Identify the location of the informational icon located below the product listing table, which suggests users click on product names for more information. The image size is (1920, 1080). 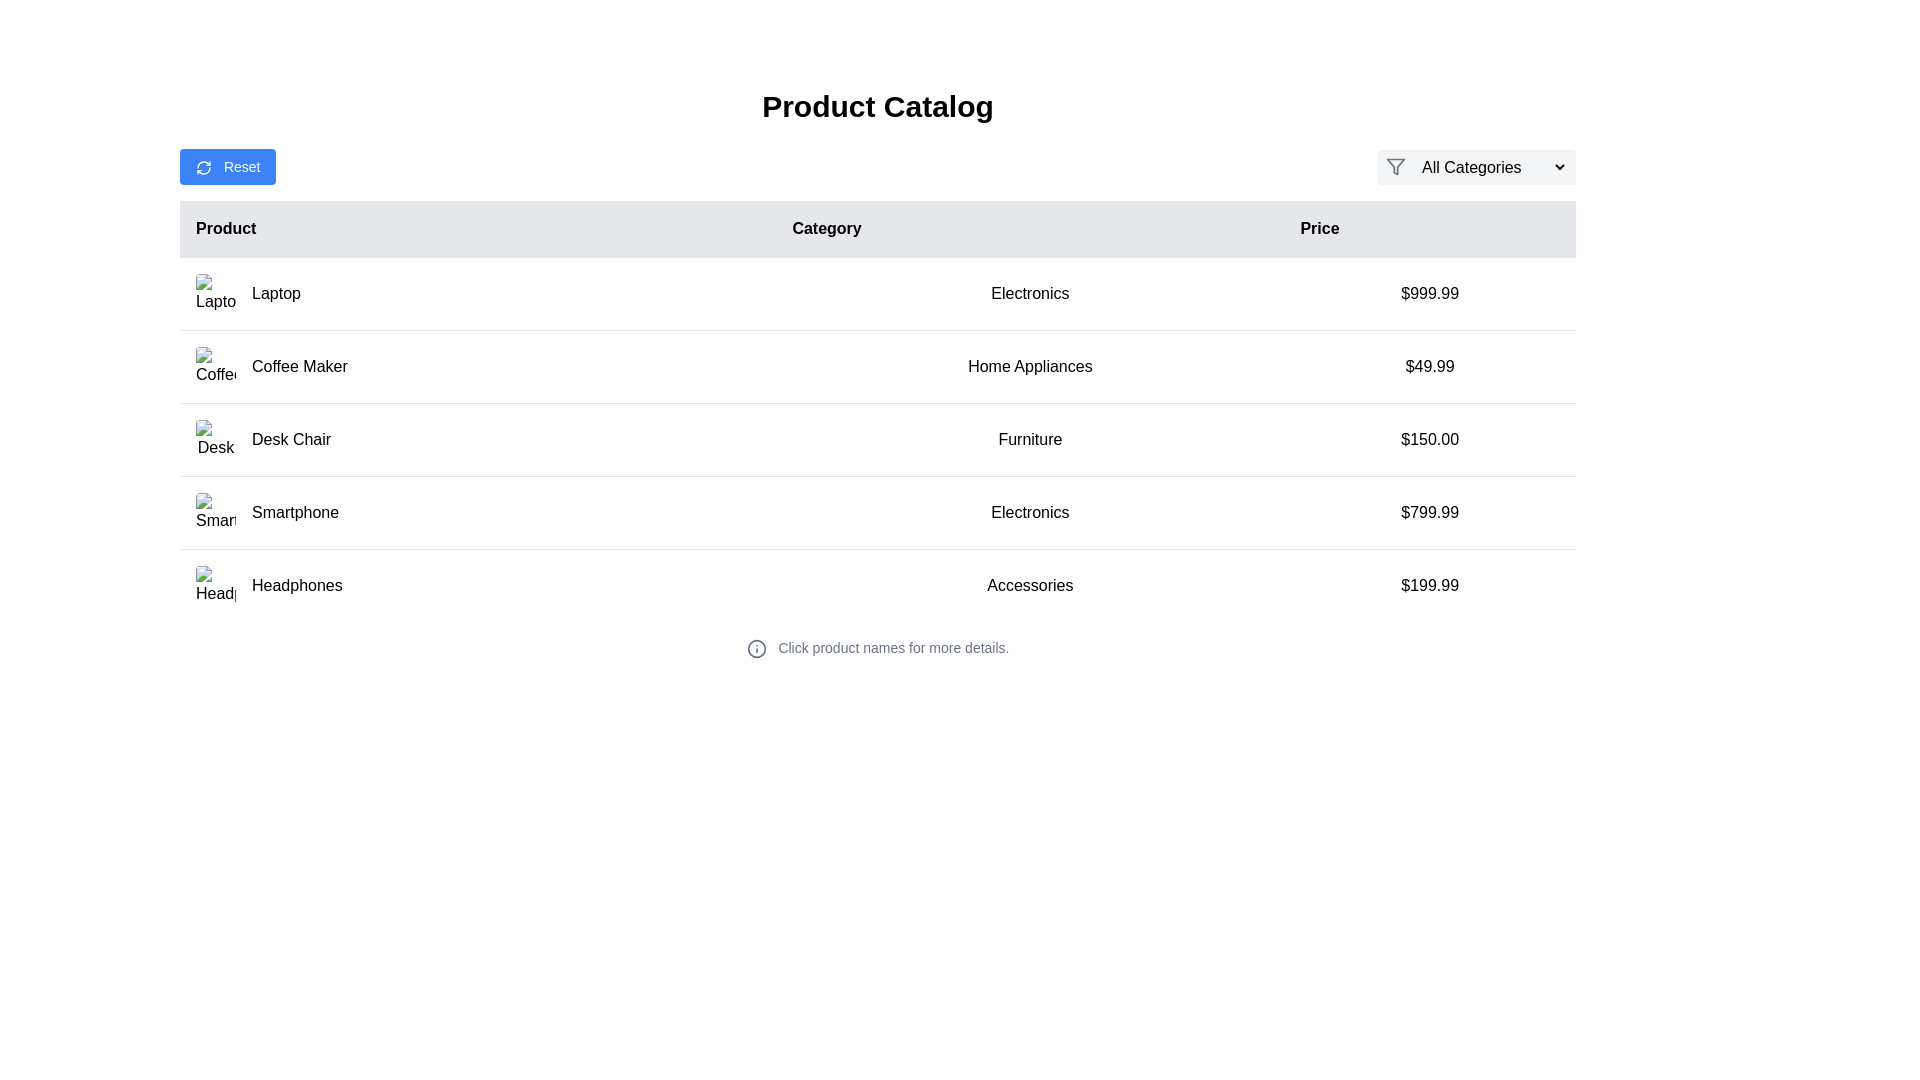
(878, 648).